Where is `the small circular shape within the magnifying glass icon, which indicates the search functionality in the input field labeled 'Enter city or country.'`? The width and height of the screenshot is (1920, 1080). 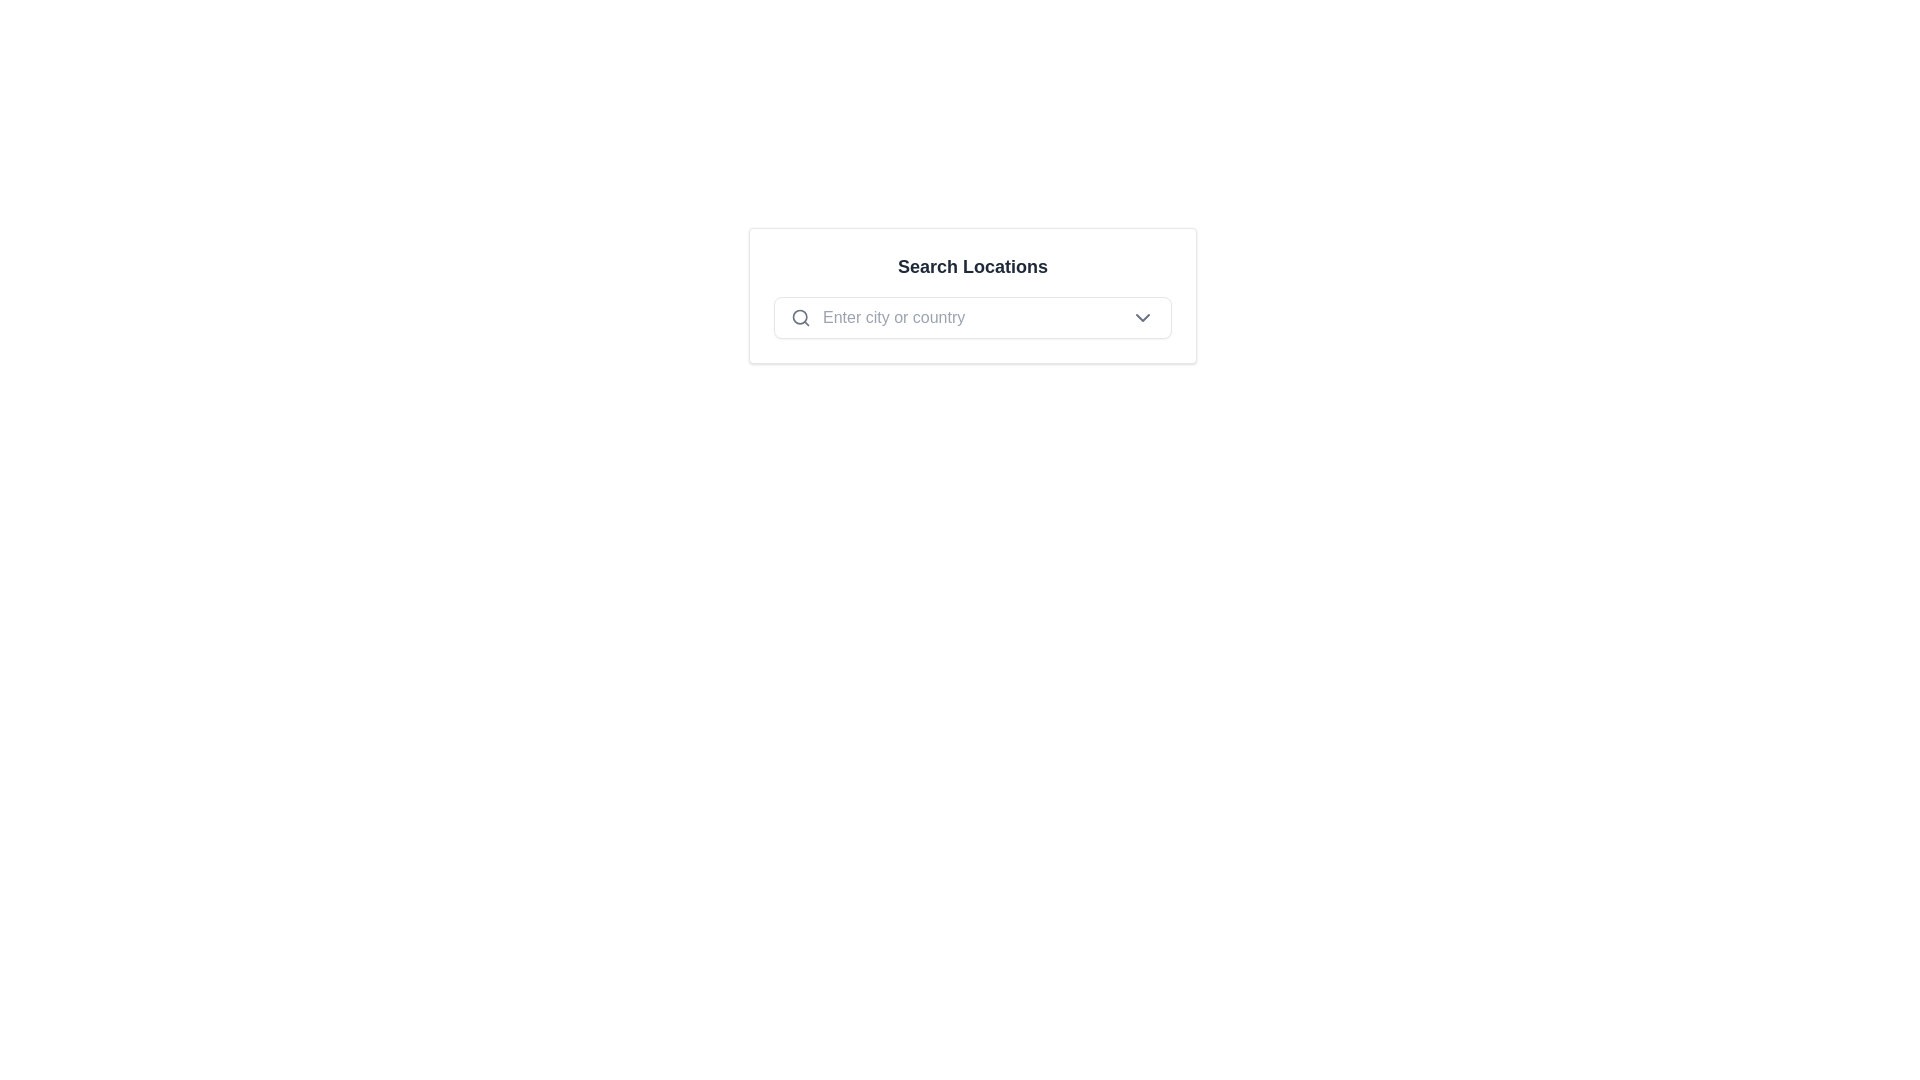 the small circular shape within the magnifying glass icon, which indicates the search functionality in the input field labeled 'Enter city or country.' is located at coordinates (800, 316).